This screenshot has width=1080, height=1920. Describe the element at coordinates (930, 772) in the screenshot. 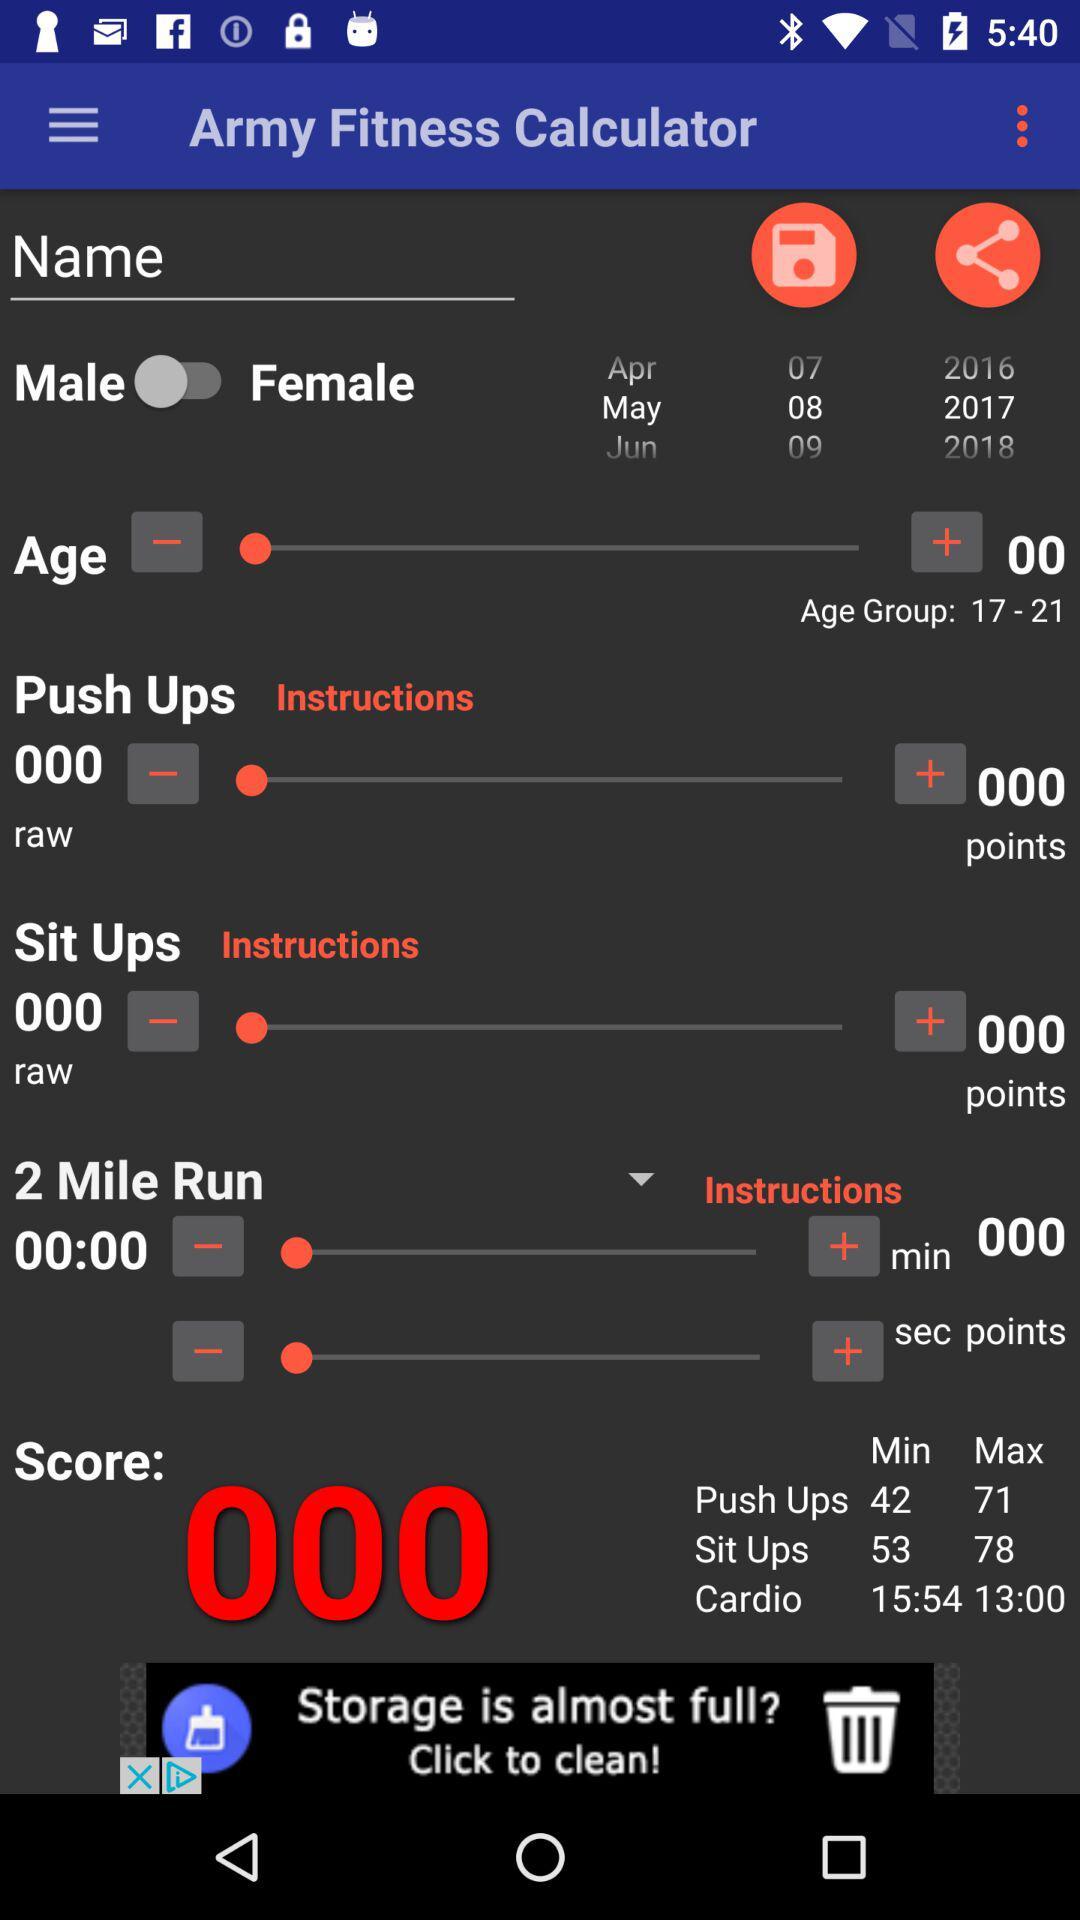

I see `increase number of push ups` at that location.